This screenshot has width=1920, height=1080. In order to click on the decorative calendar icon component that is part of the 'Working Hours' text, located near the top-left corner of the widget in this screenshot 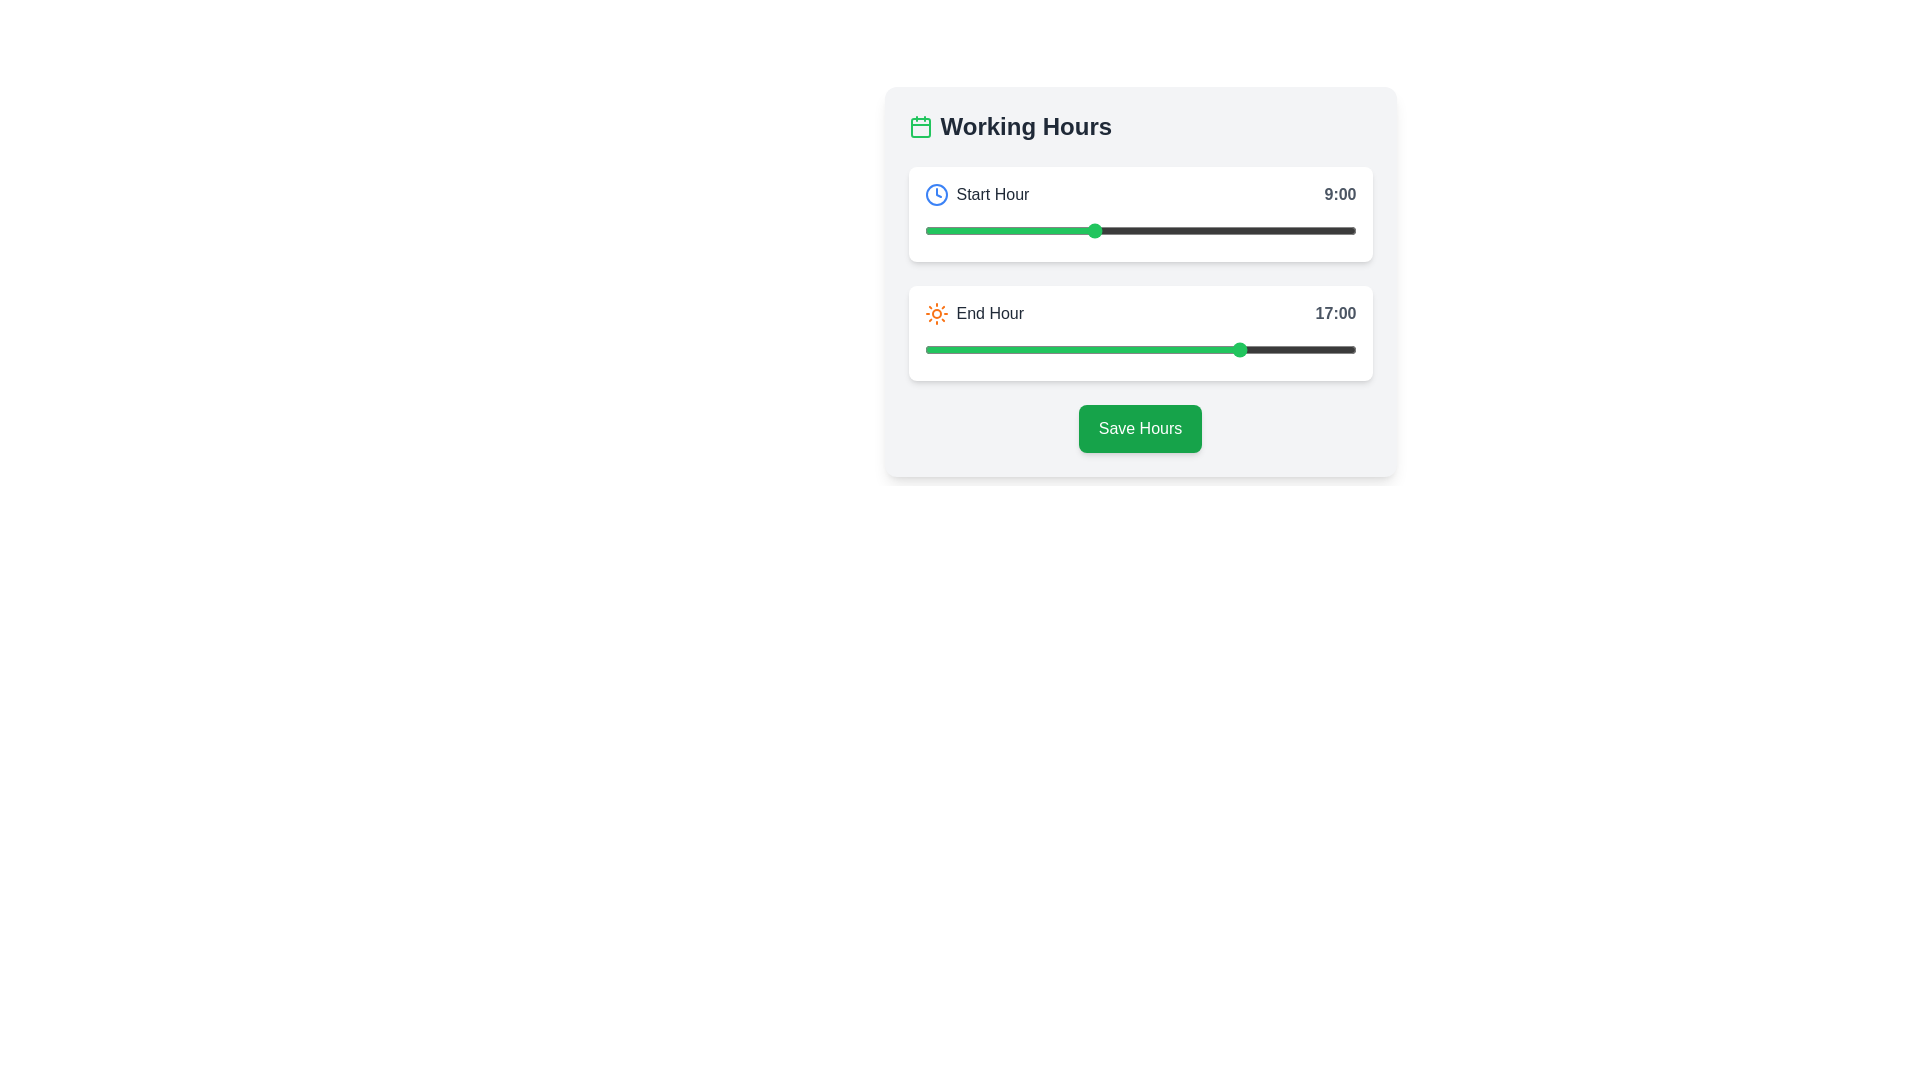, I will do `click(919, 127)`.